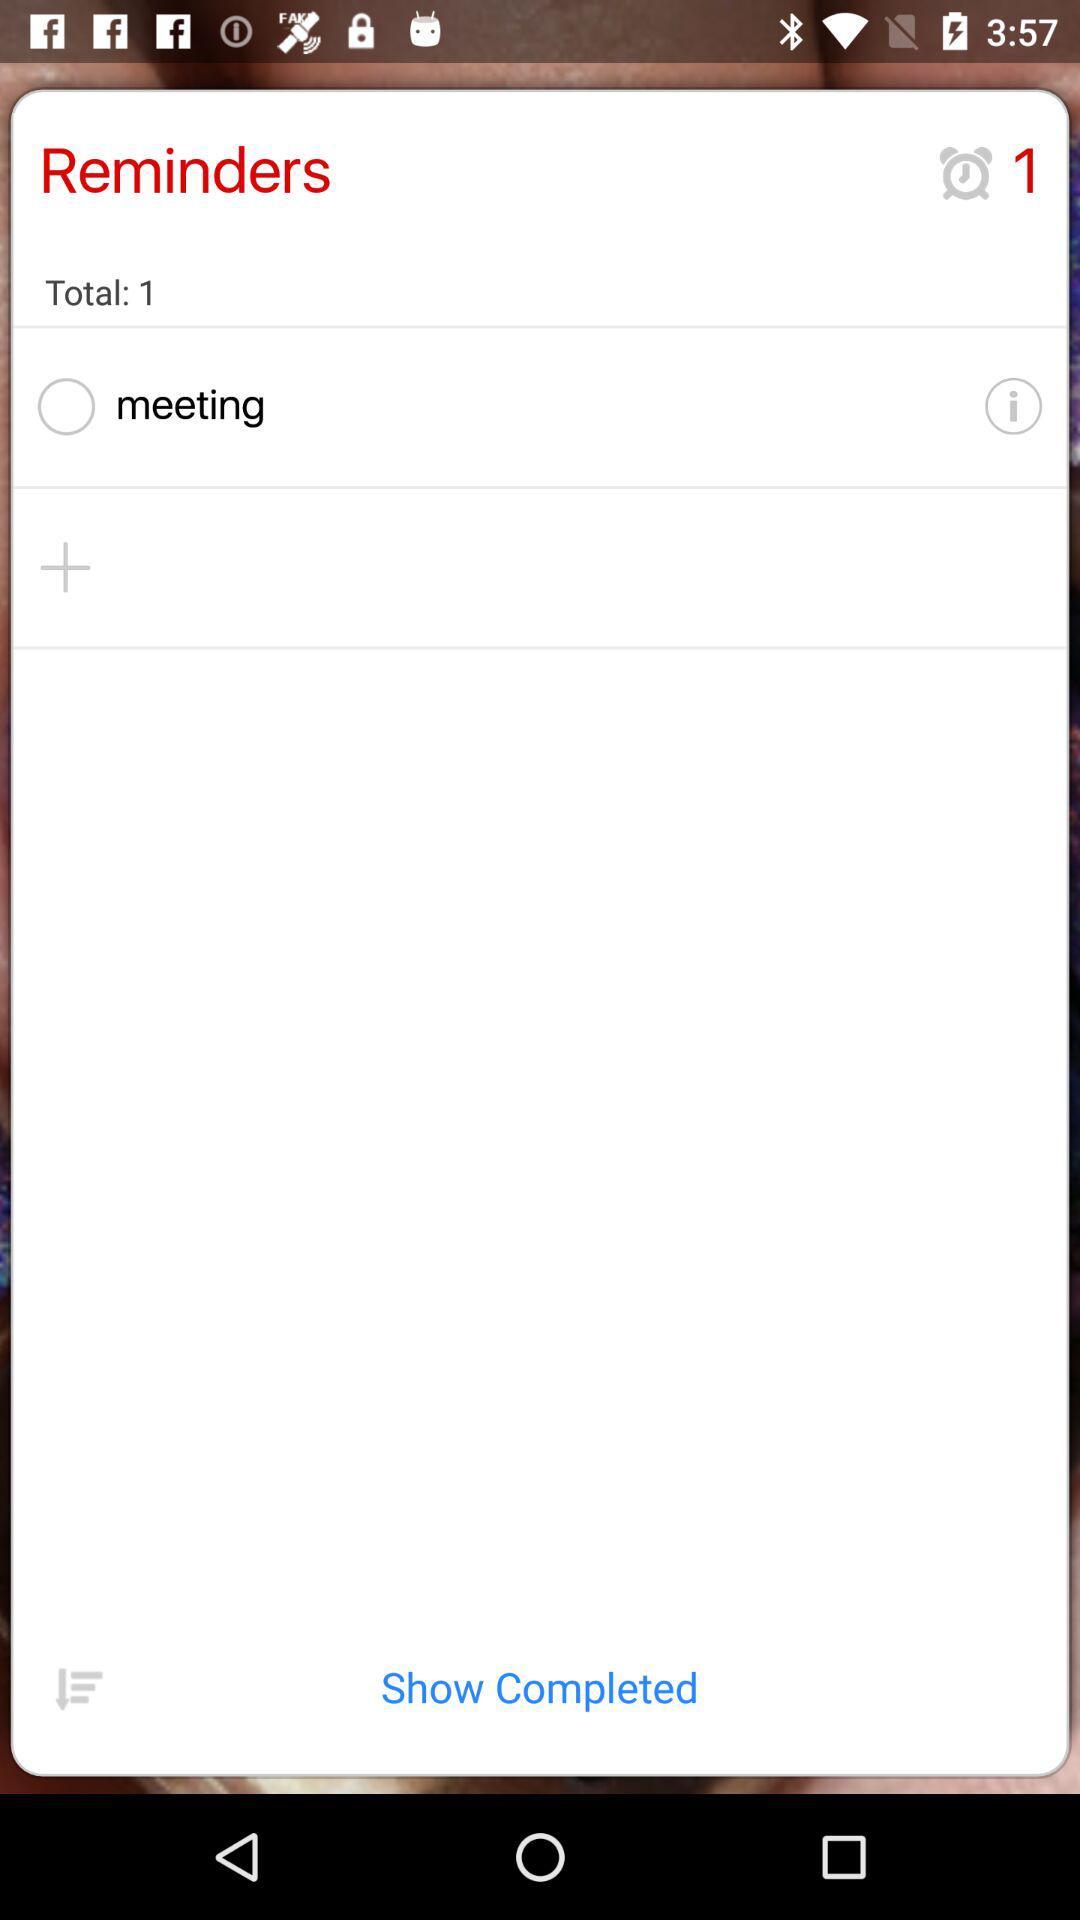 This screenshot has width=1080, height=1920. Describe the element at coordinates (1014, 406) in the screenshot. I see `the icon which is to the right from meeting` at that location.